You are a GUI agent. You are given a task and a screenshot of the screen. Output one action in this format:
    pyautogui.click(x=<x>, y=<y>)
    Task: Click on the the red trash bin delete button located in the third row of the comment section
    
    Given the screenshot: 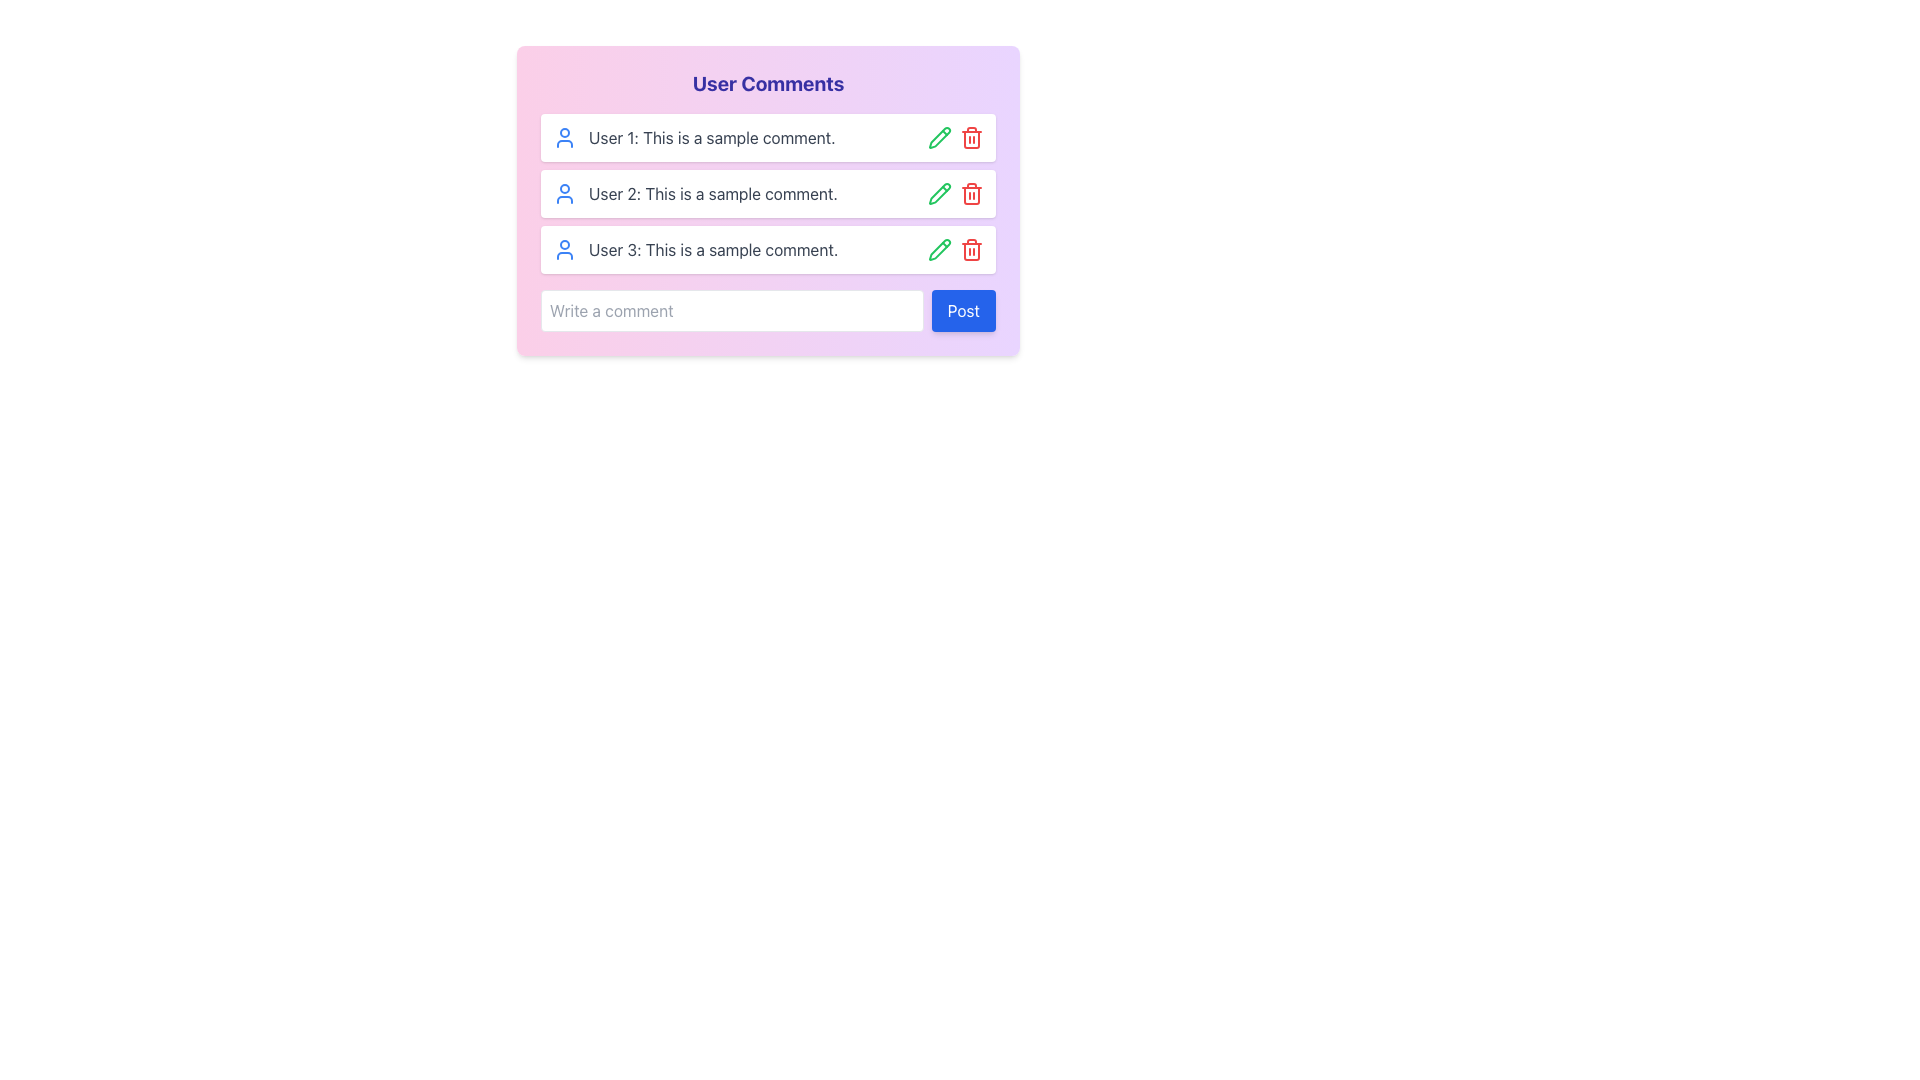 What is the action you would take?
    pyautogui.click(x=971, y=249)
    